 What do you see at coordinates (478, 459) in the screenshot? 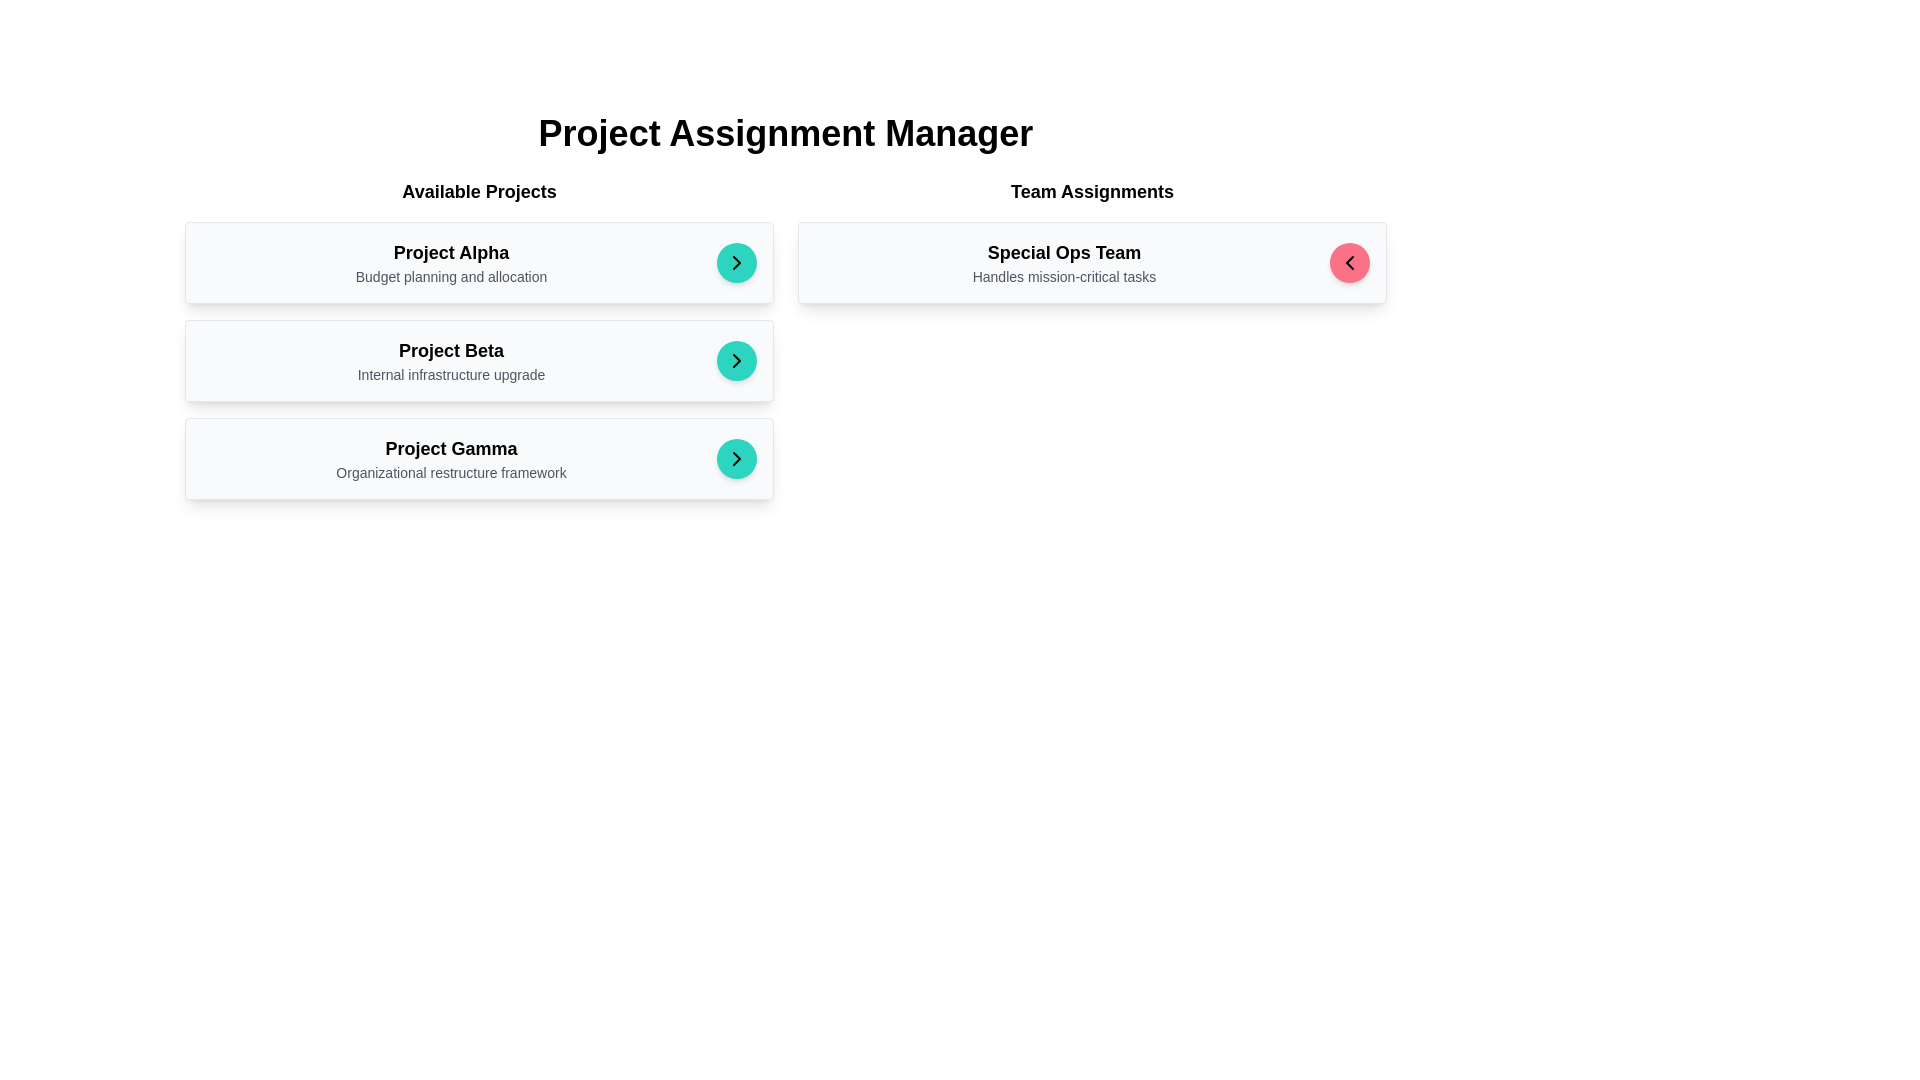
I see `the third project card in the 'Available Projects' section` at bounding box center [478, 459].